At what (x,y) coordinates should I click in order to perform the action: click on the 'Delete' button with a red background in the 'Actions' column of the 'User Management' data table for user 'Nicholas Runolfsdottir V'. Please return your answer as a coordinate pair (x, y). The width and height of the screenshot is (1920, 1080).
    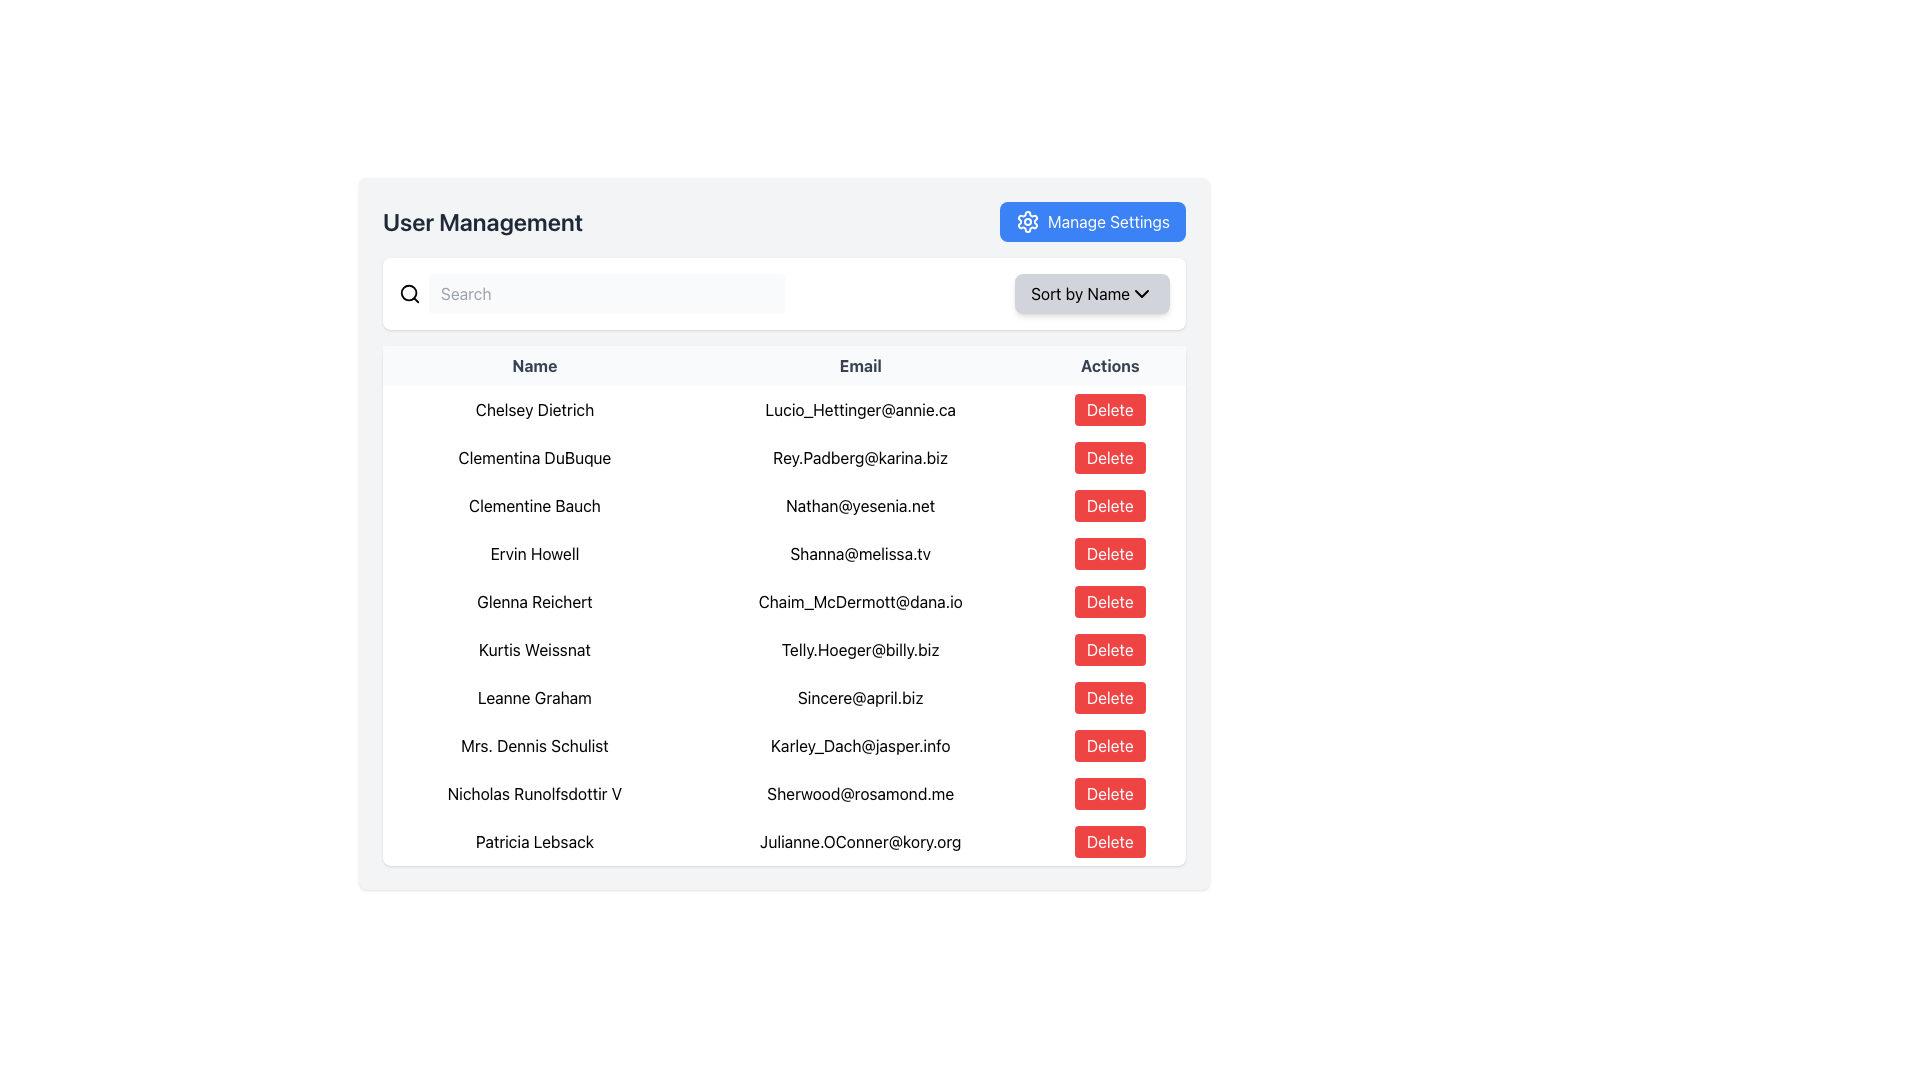
    Looking at the image, I should click on (1109, 793).